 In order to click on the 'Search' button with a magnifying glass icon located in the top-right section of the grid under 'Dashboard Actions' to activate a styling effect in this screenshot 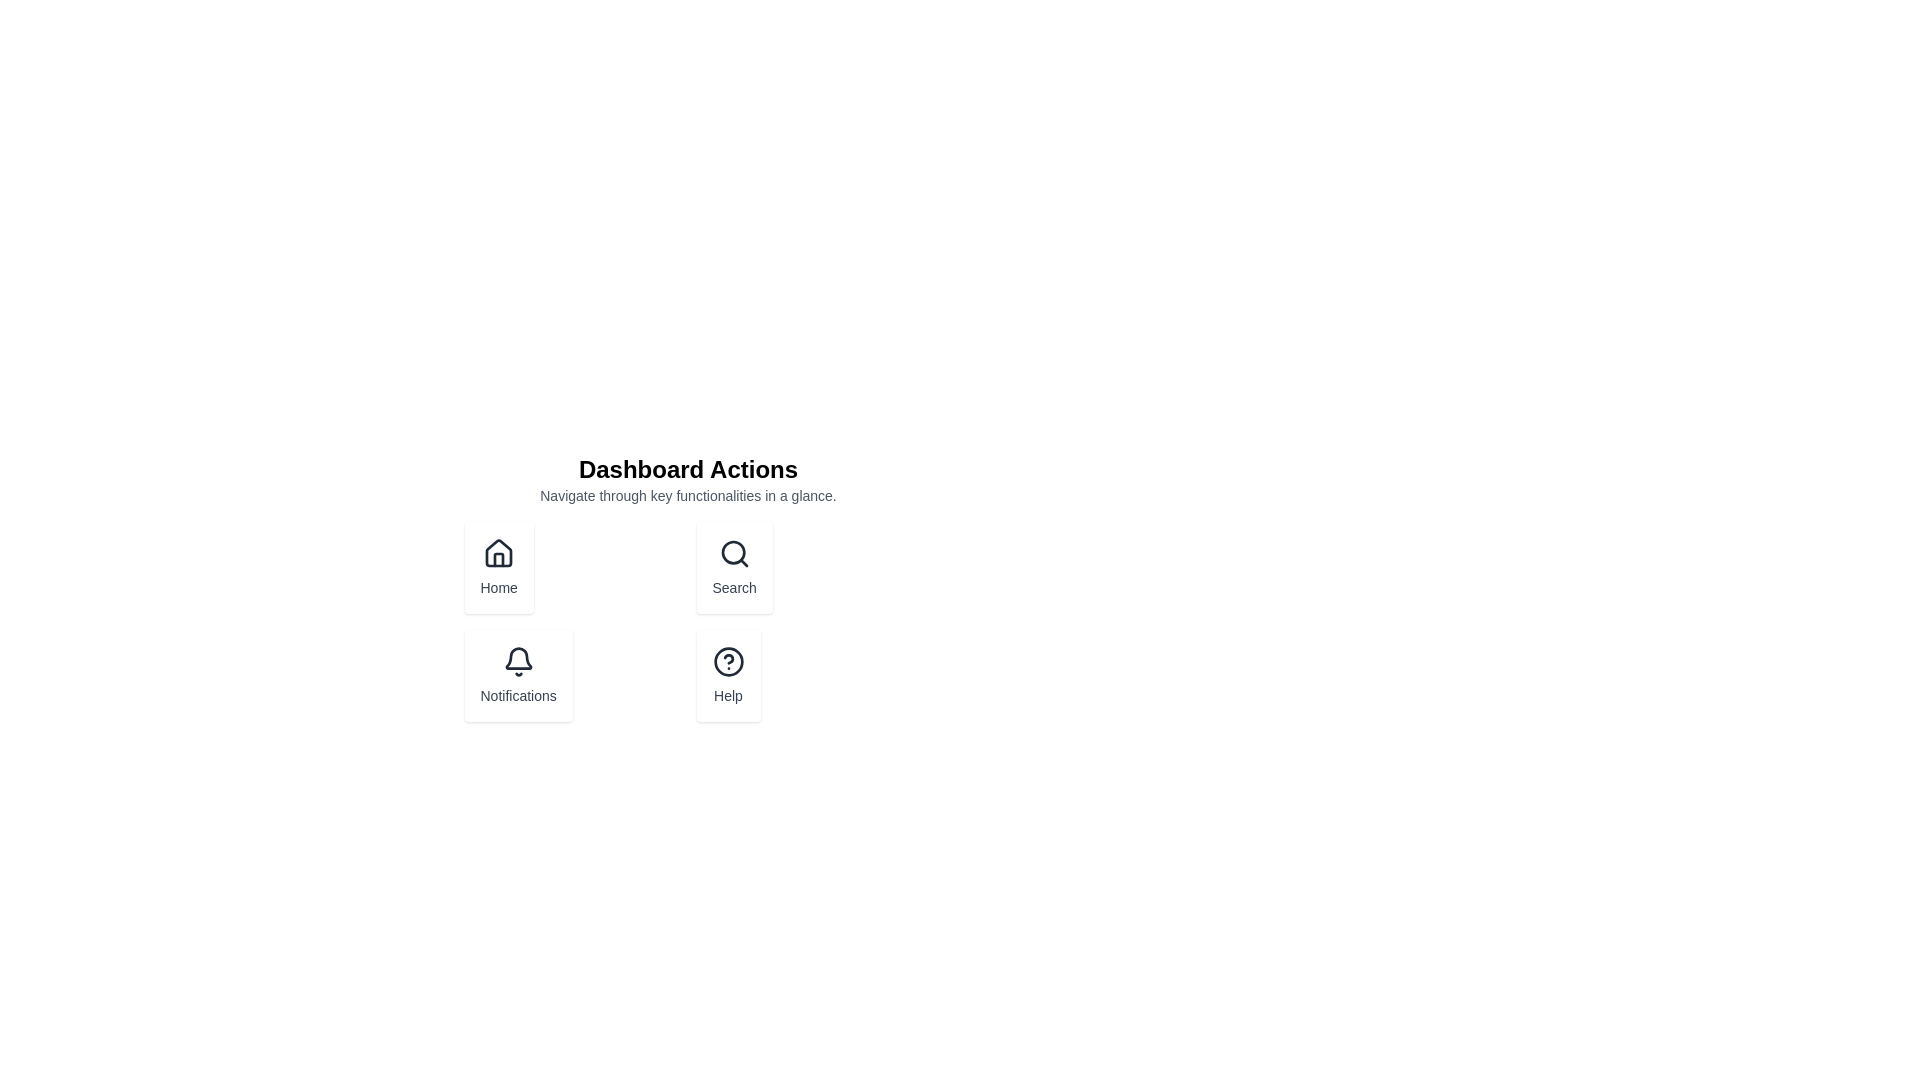, I will do `click(733, 567)`.